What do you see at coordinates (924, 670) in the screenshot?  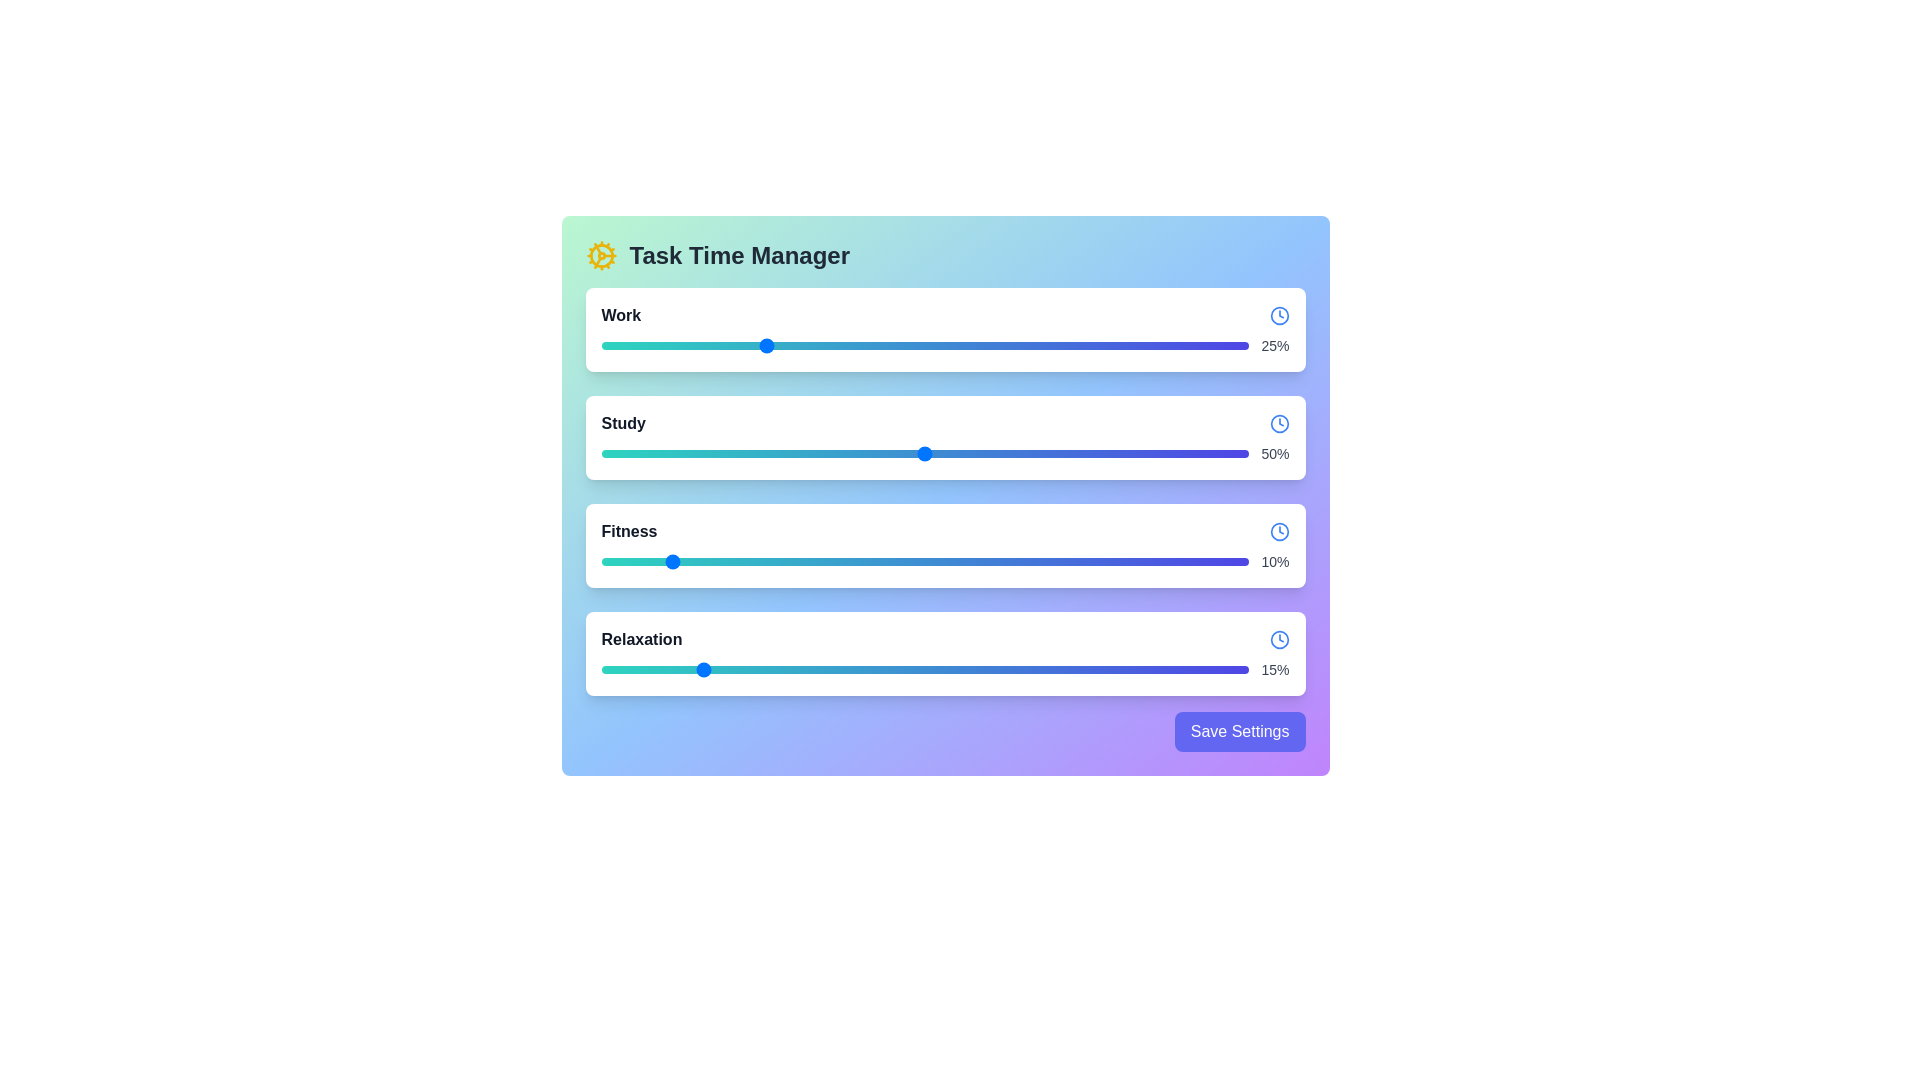 I see `the slider for Relaxation to view its tooltip` at bounding box center [924, 670].